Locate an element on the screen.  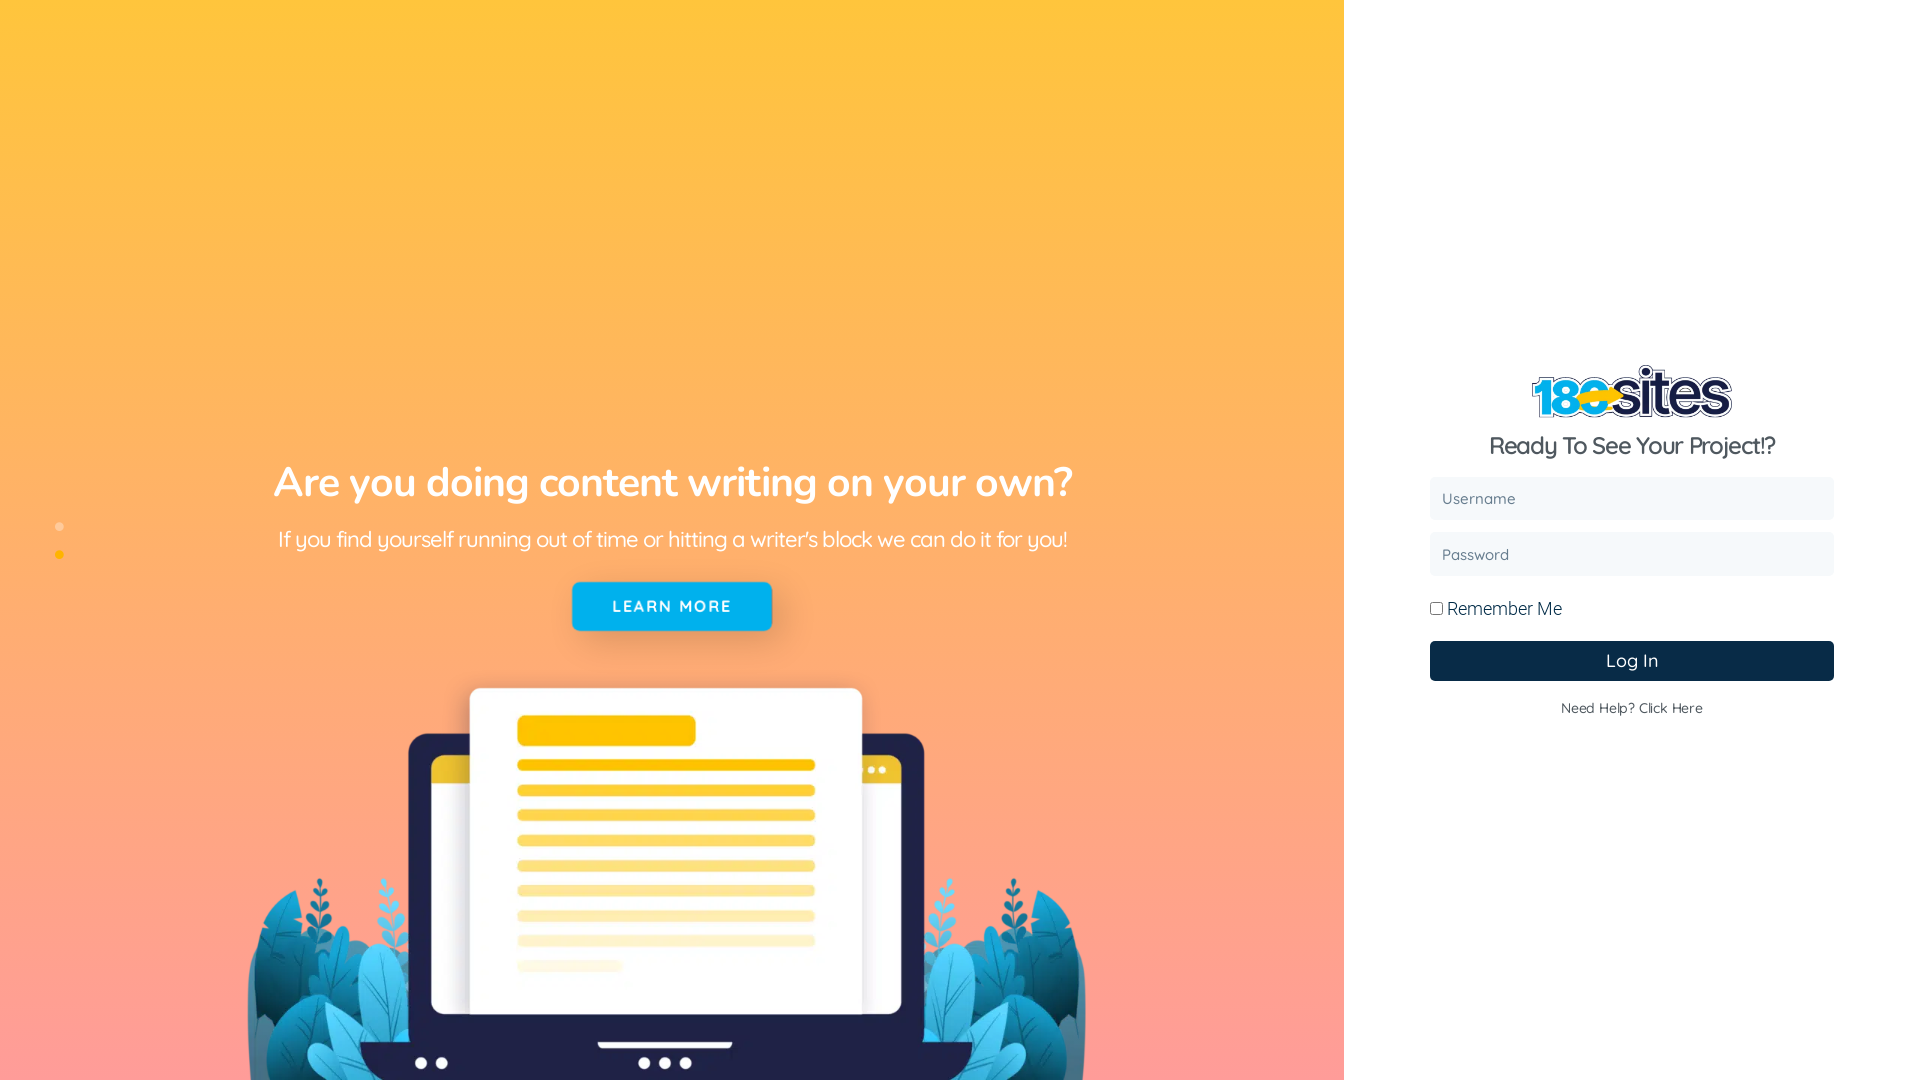
'Need Help? Click Here' is located at coordinates (1632, 707).